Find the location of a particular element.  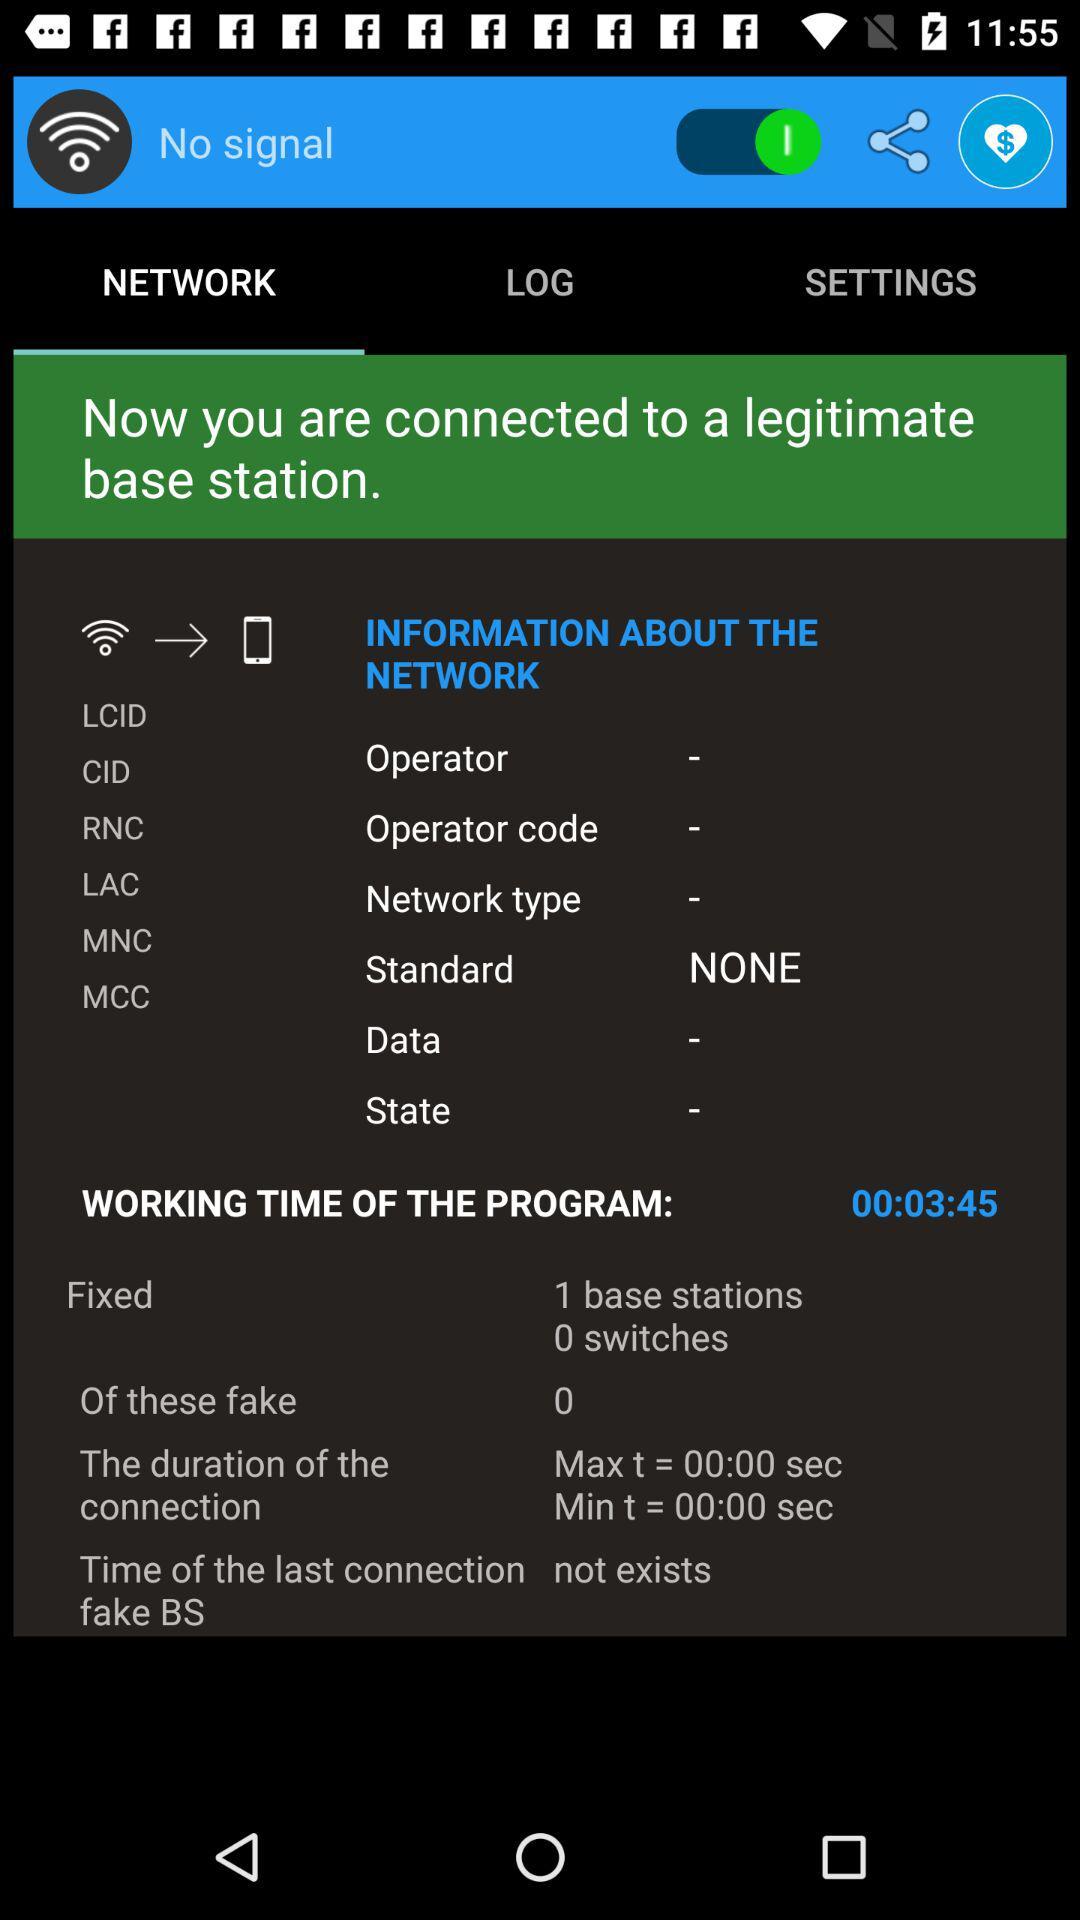

on/off is located at coordinates (748, 141).